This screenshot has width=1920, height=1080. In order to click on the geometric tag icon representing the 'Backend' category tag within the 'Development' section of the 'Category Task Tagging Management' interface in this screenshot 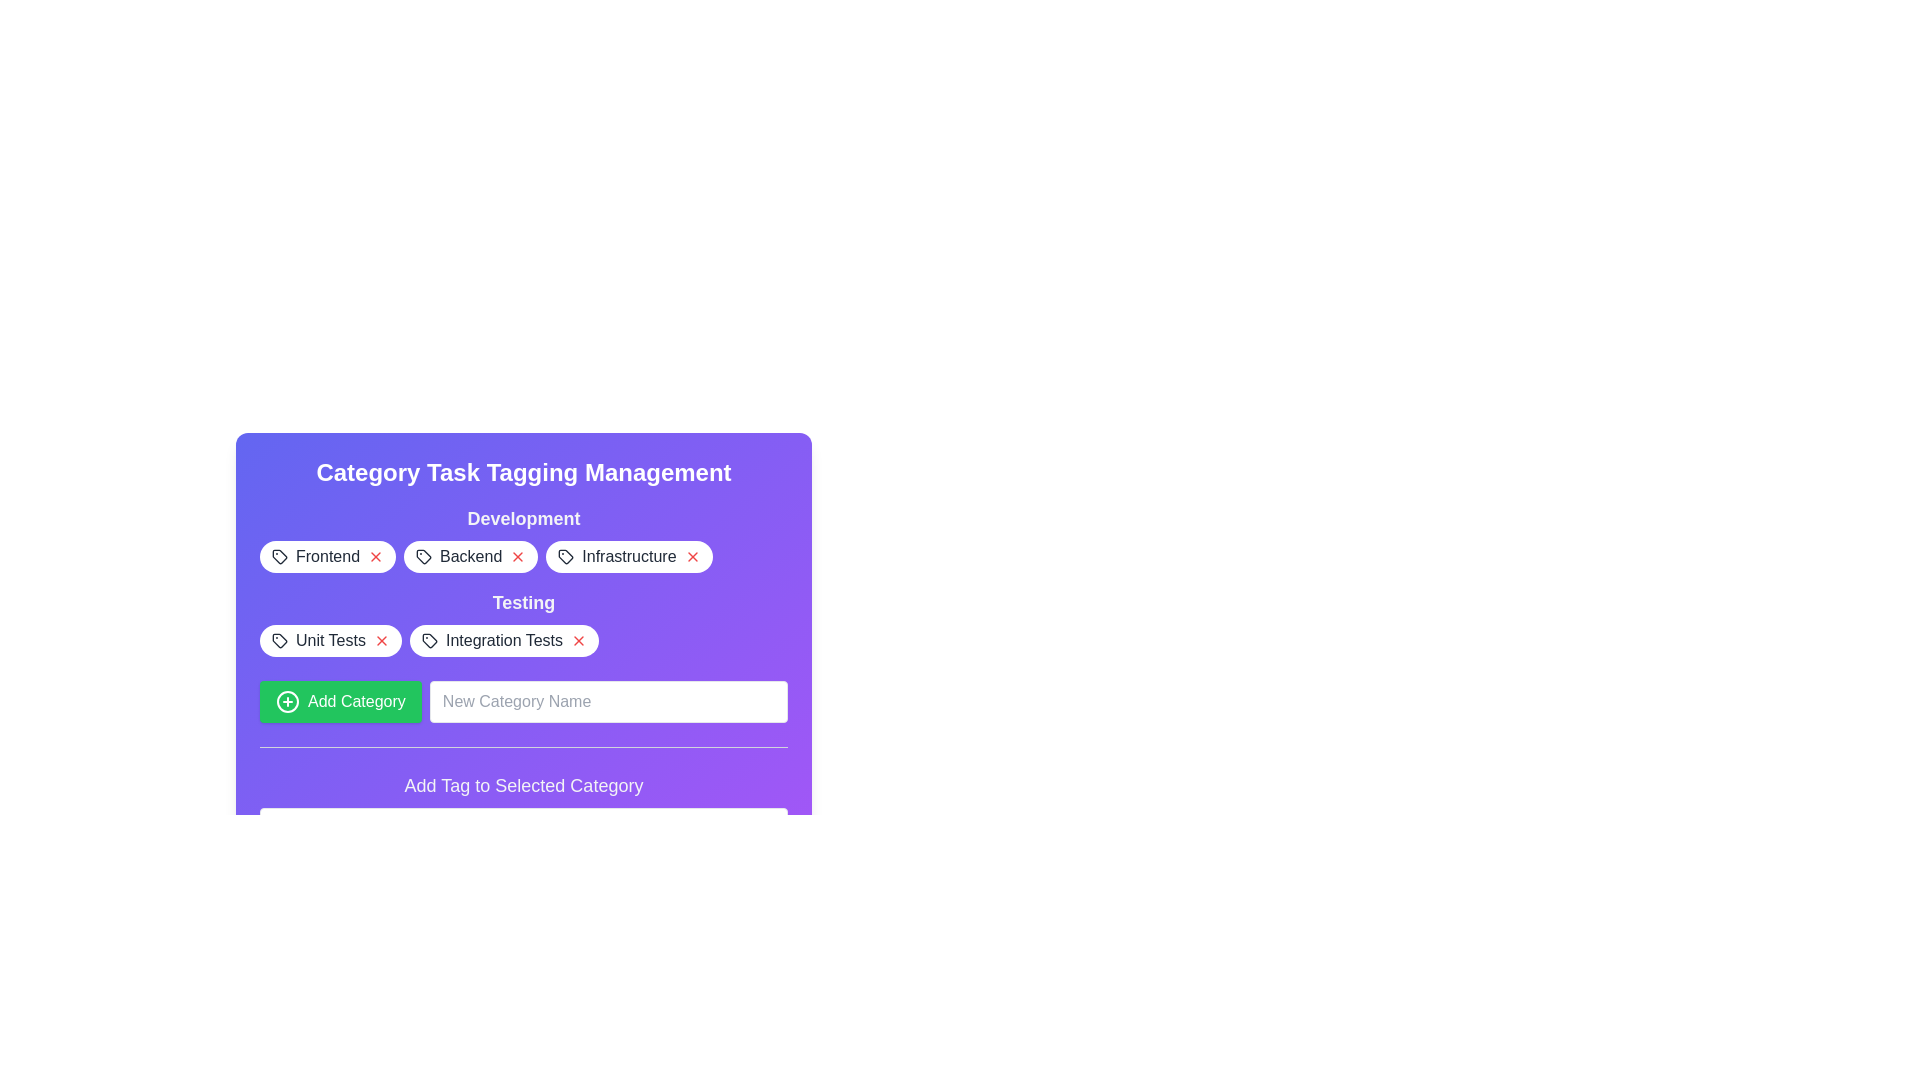, I will do `click(423, 556)`.